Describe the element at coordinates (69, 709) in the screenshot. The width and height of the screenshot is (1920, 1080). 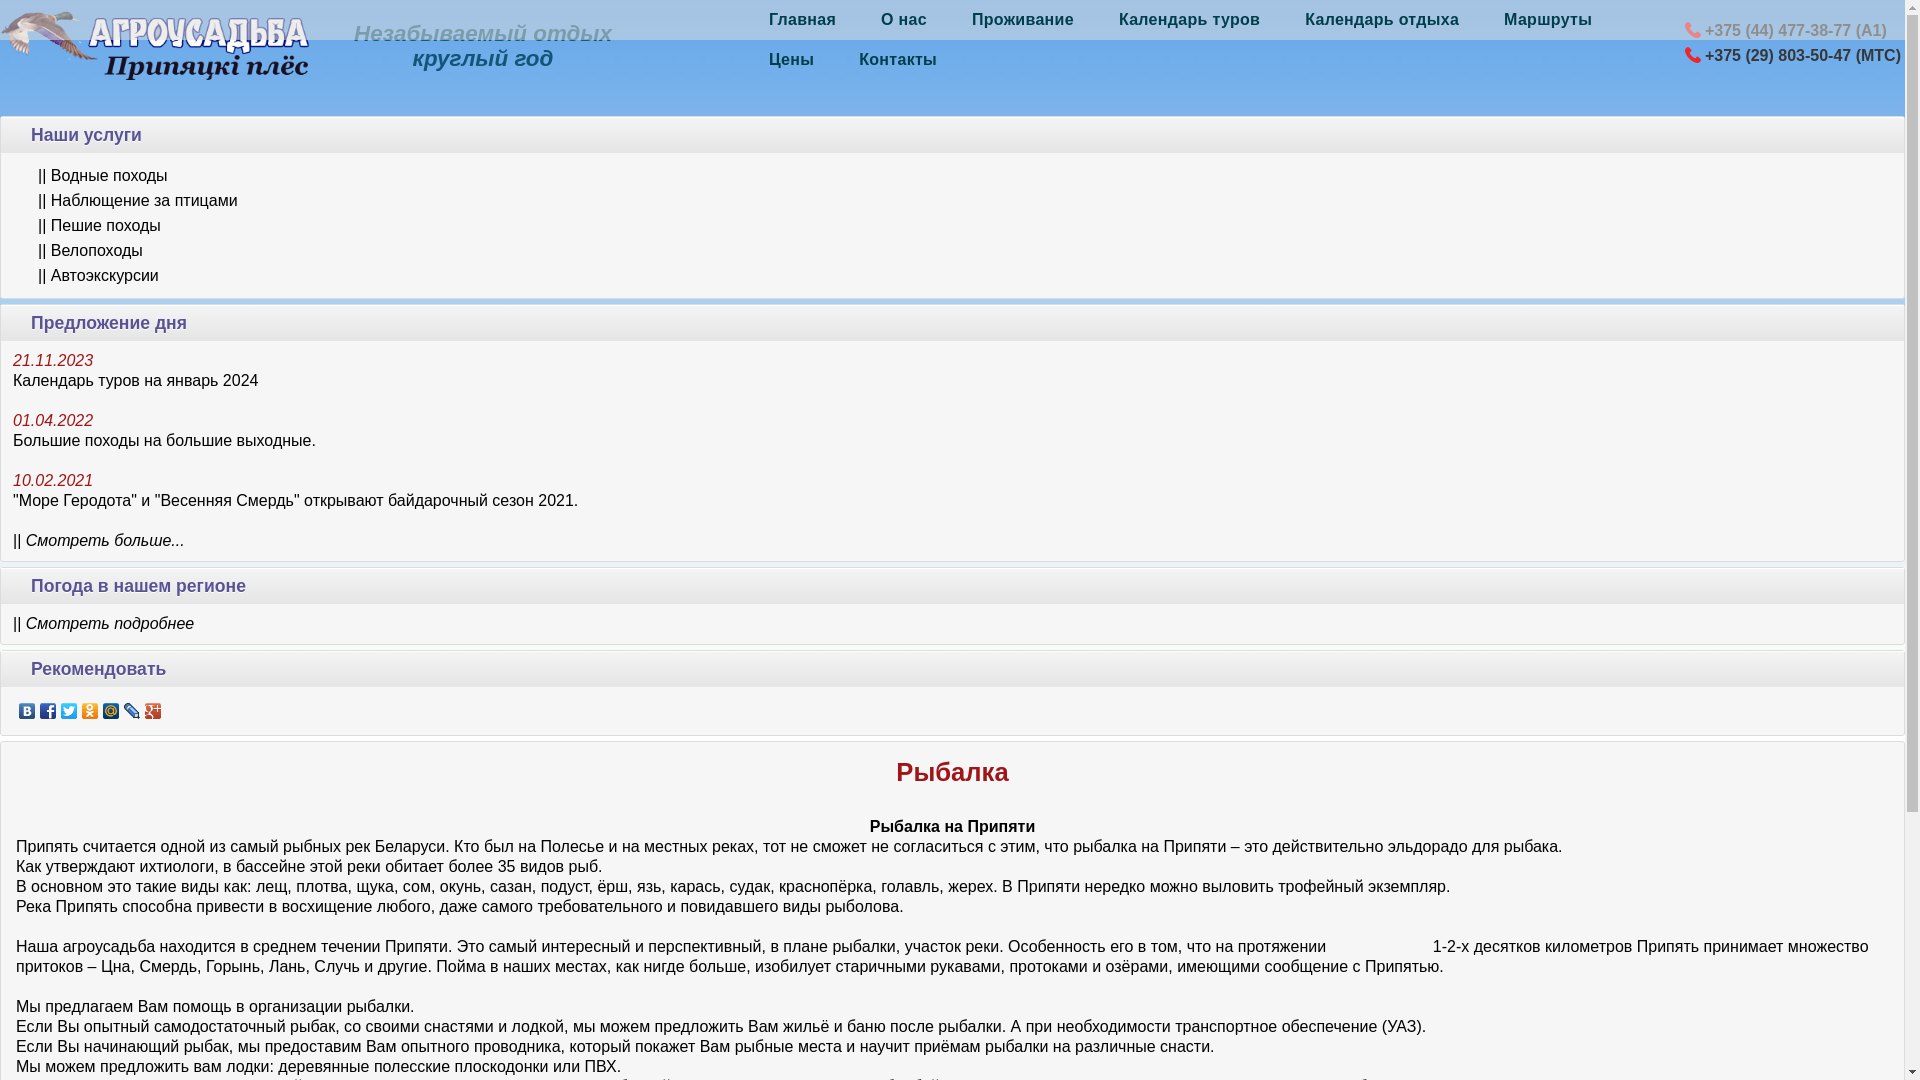
I see `'Twitter'` at that location.